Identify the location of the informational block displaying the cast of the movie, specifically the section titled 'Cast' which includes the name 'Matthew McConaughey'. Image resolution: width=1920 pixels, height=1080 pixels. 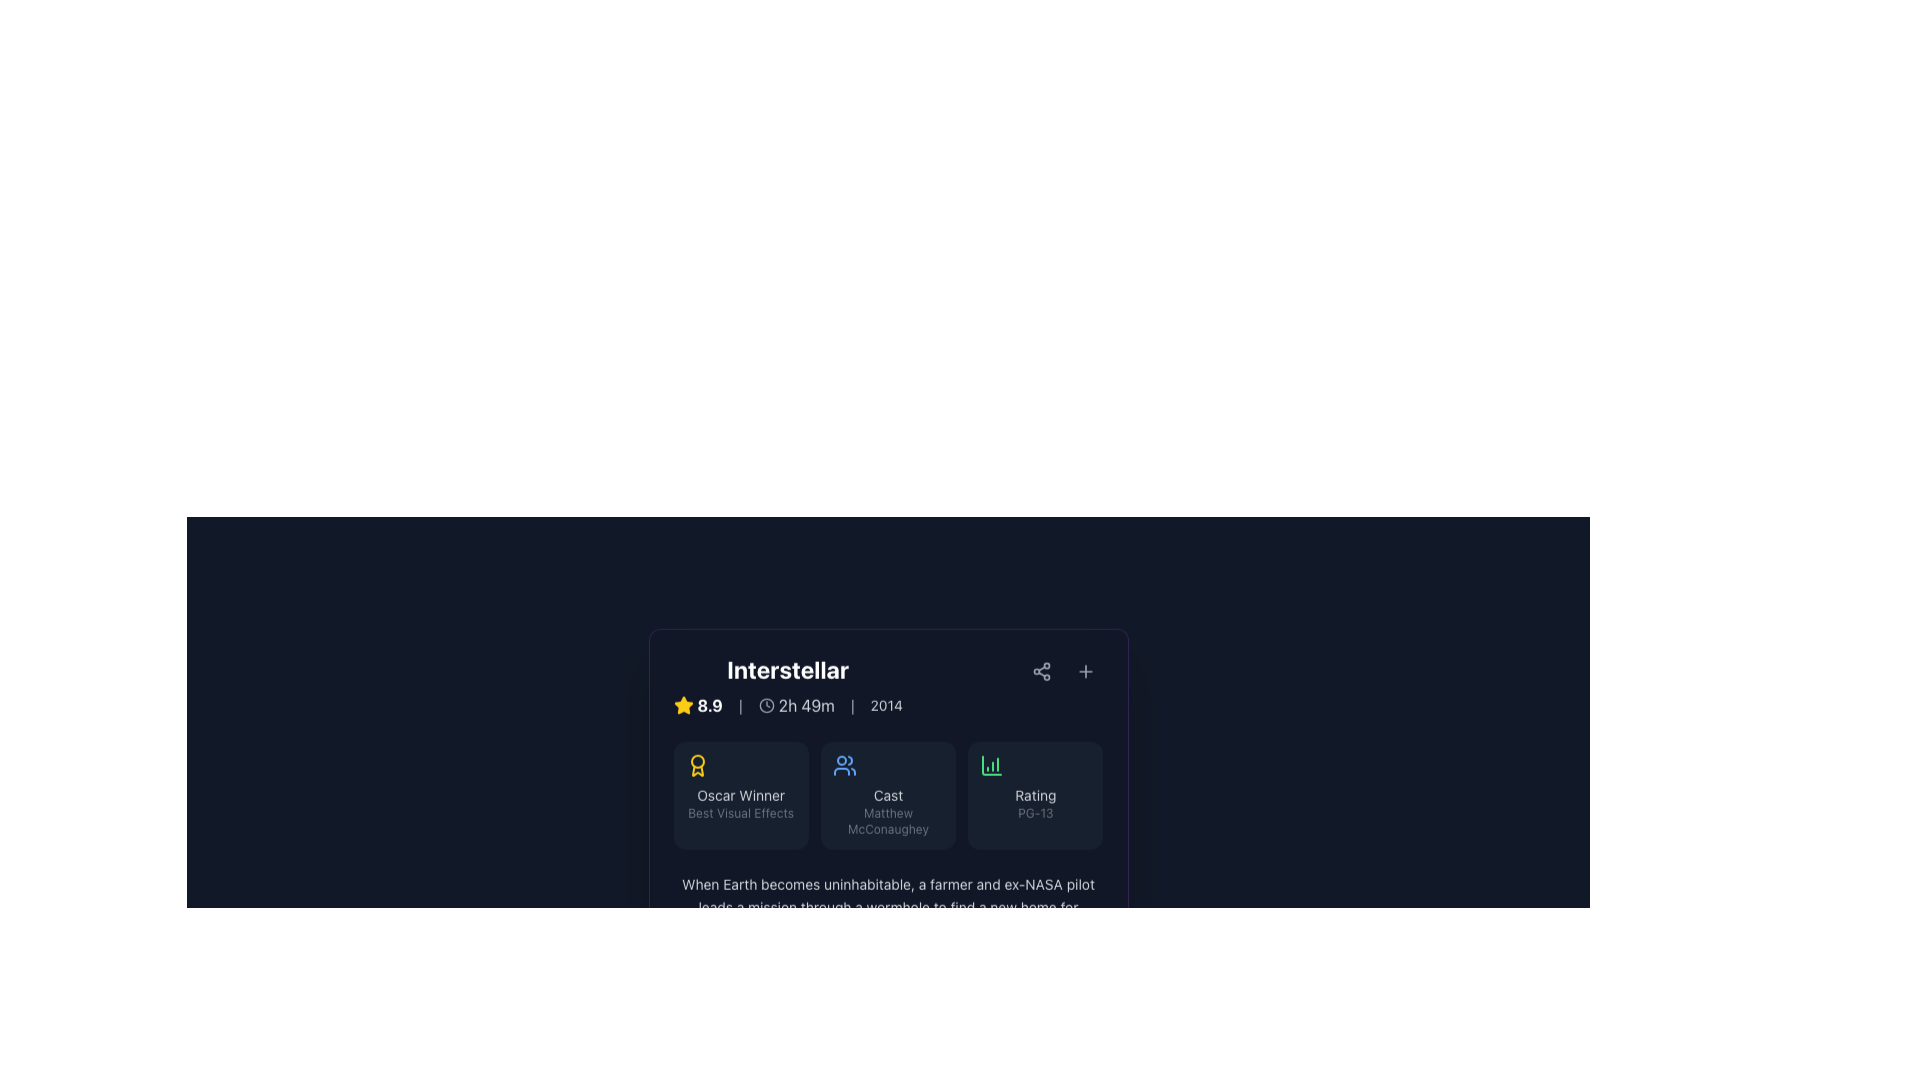
(887, 794).